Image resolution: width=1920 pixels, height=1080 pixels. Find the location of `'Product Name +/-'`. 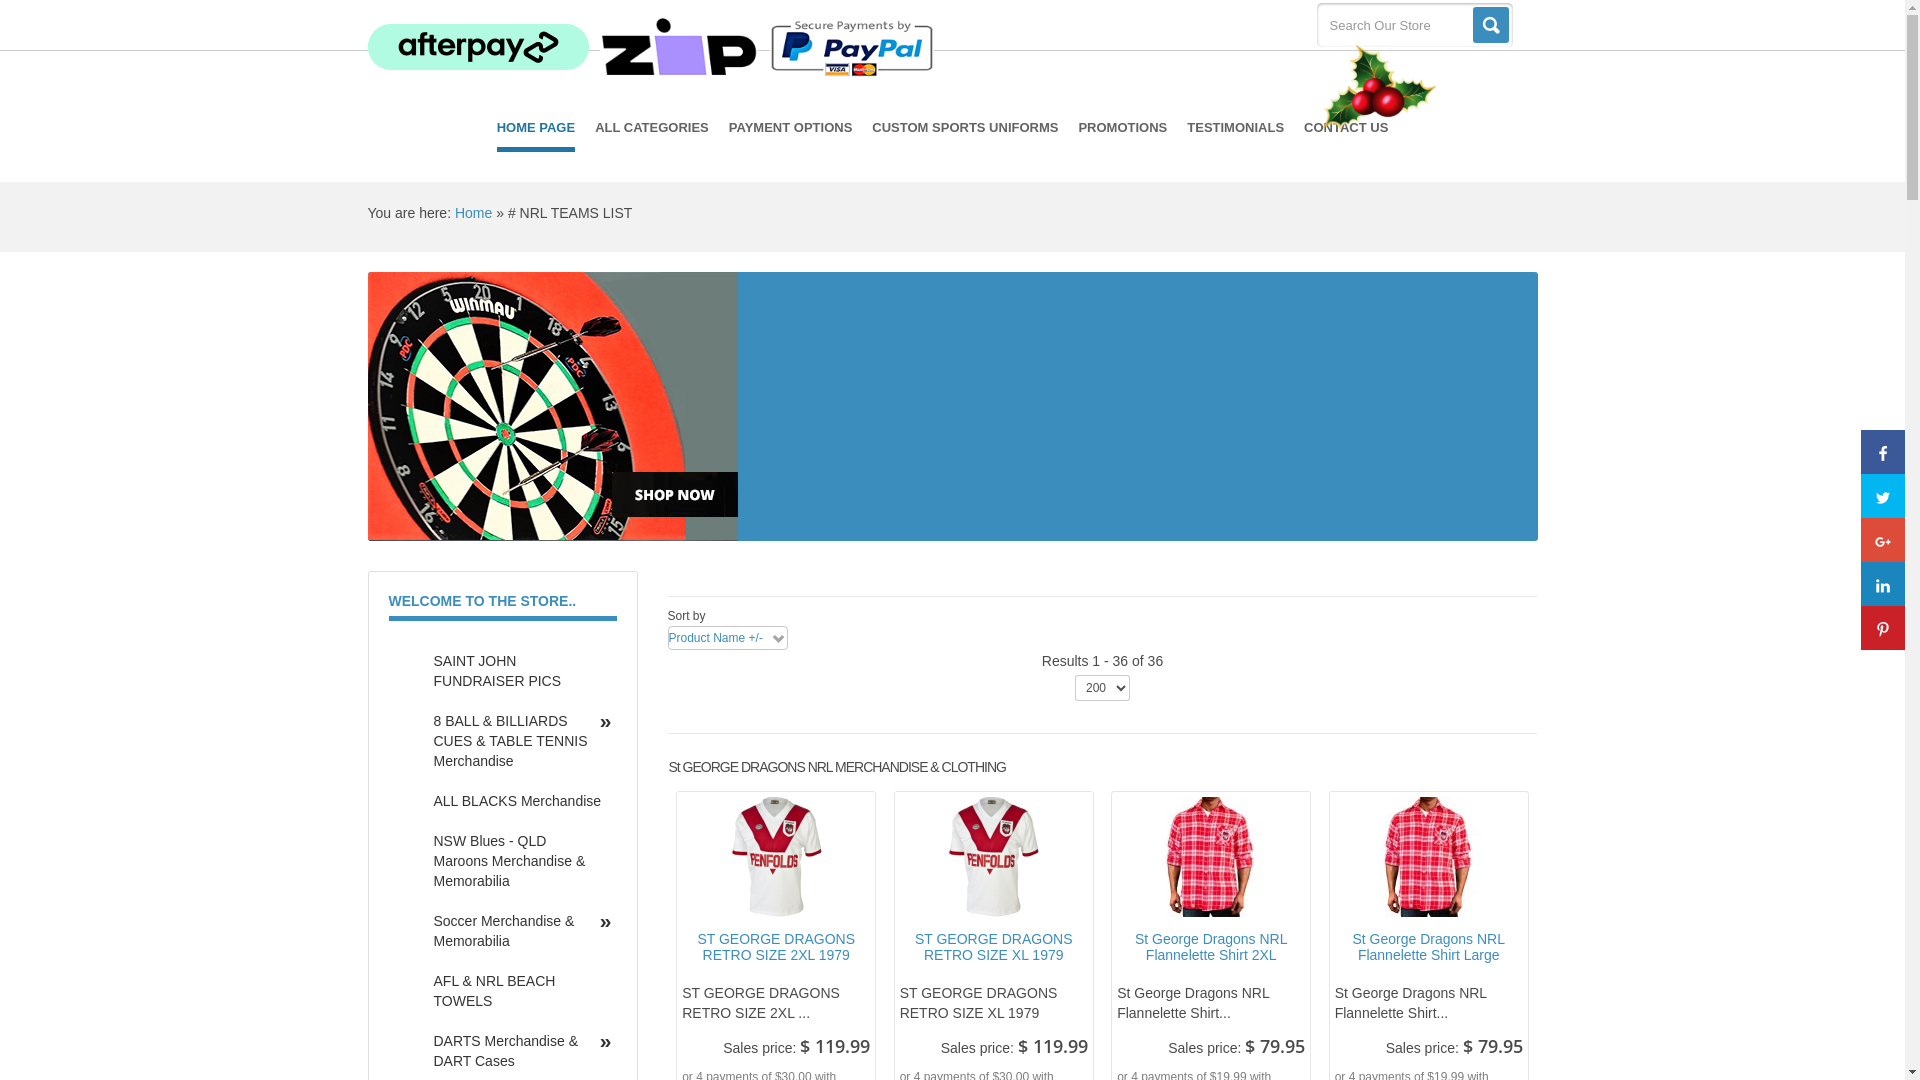

'Product Name +/-' is located at coordinates (667, 638).